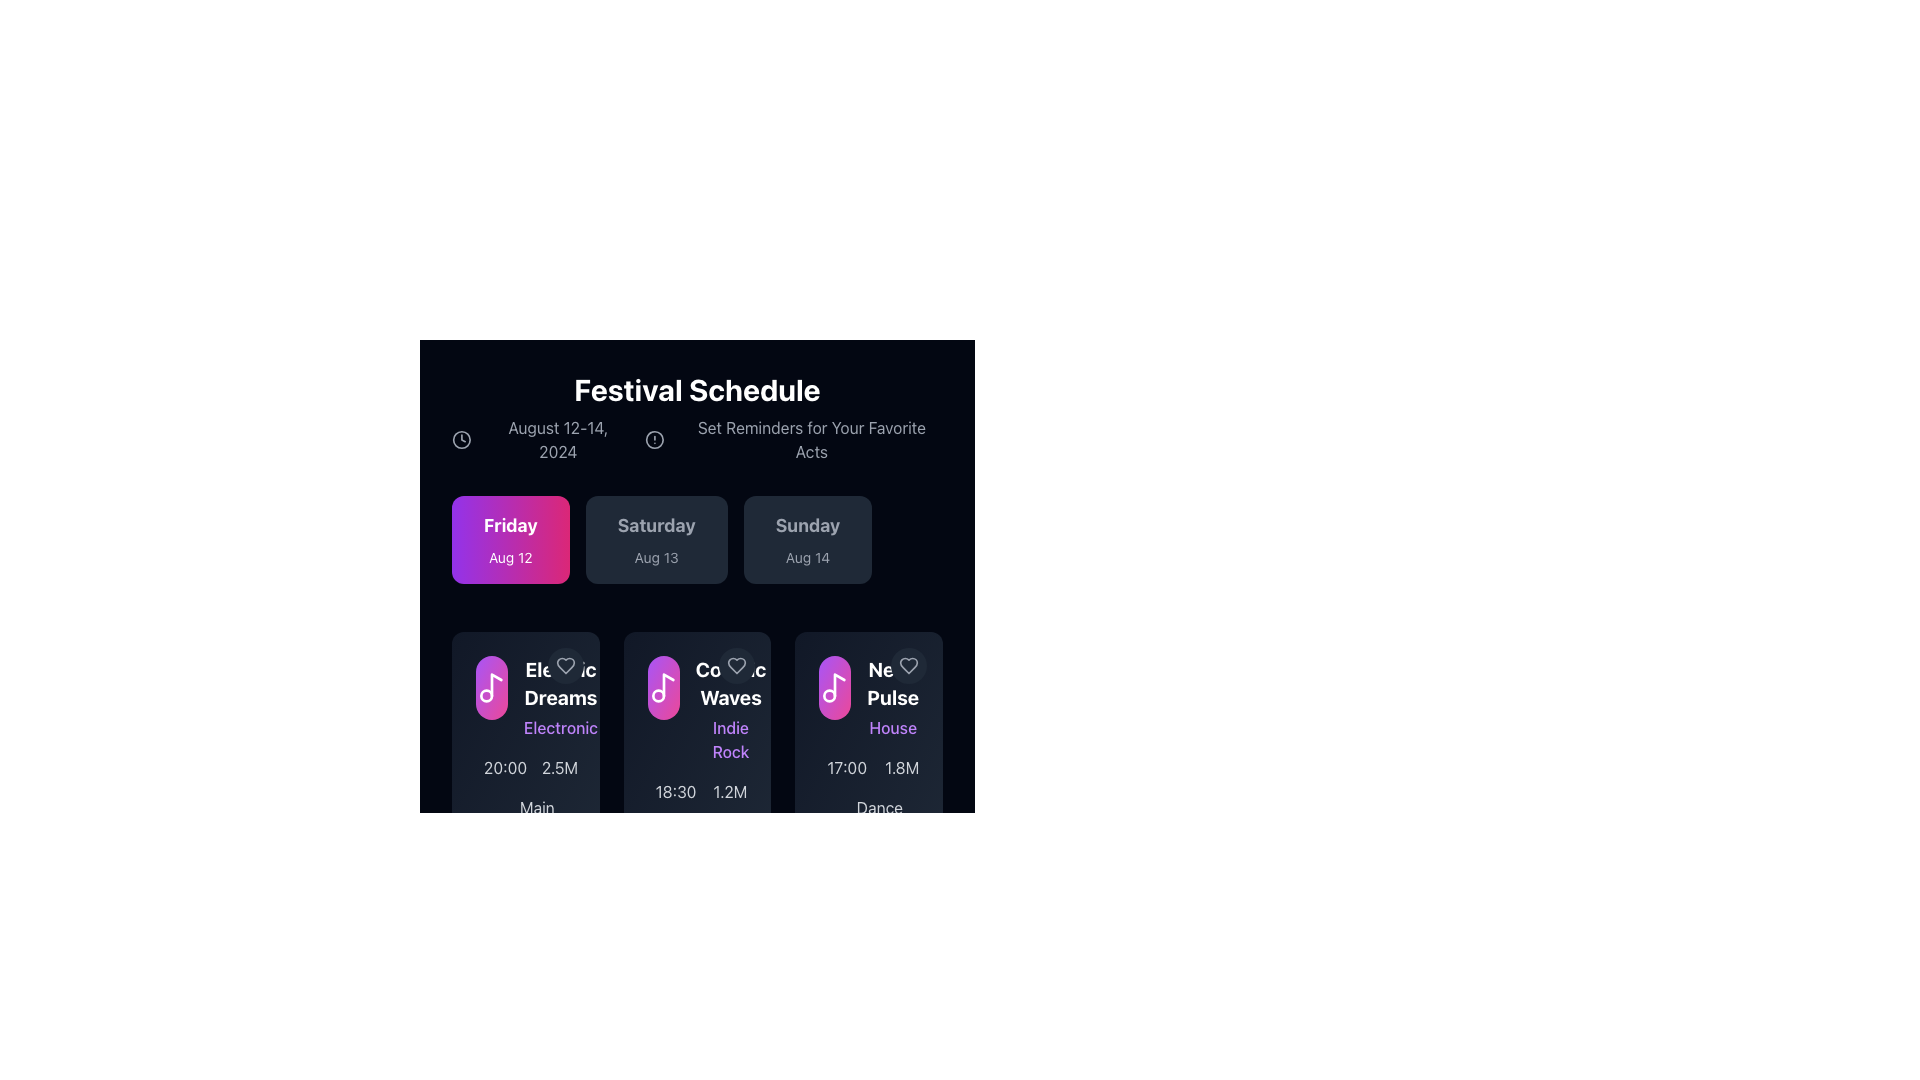 This screenshot has height=1080, width=1920. I want to click on the time indication text for the 'Co Waves' event located in the bottom portion of the event card, to the right of the clock icon, so click(676, 790).